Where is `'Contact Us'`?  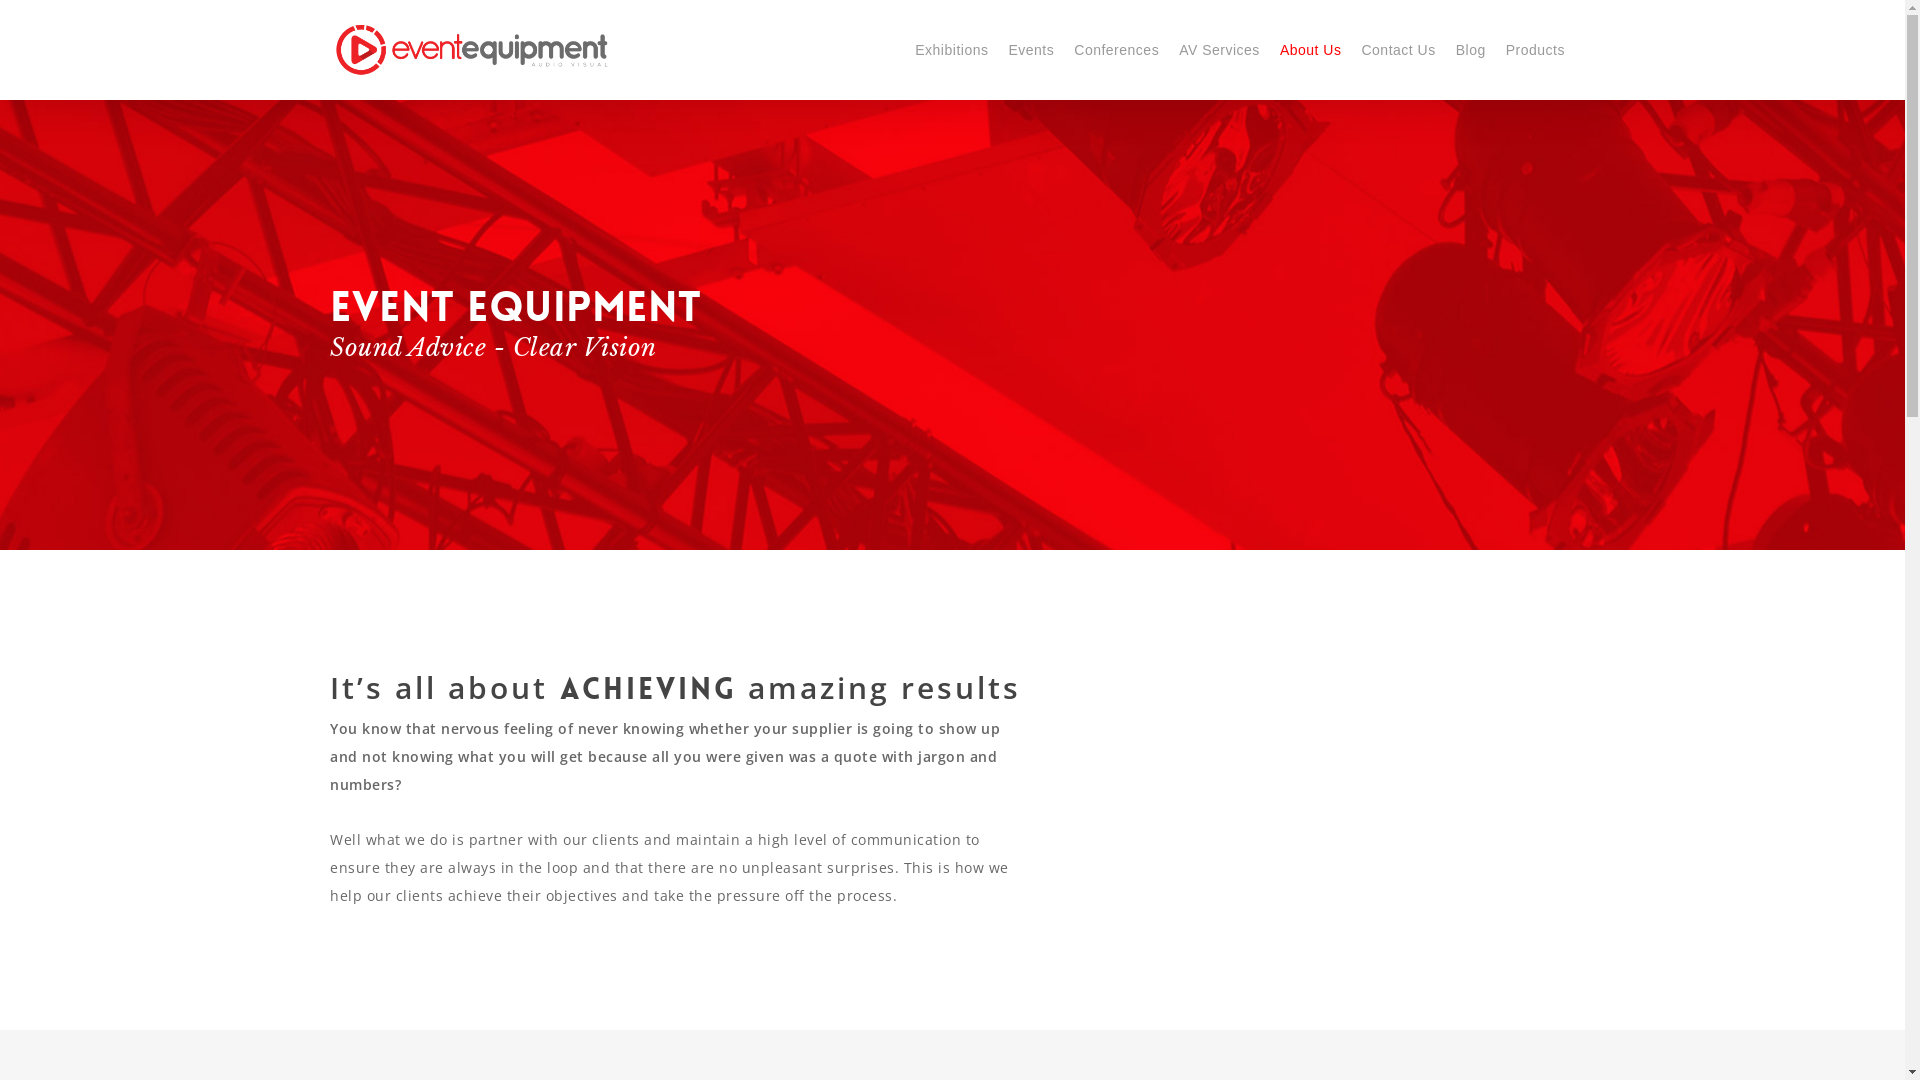 'Contact Us' is located at coordinates (1396, 49).